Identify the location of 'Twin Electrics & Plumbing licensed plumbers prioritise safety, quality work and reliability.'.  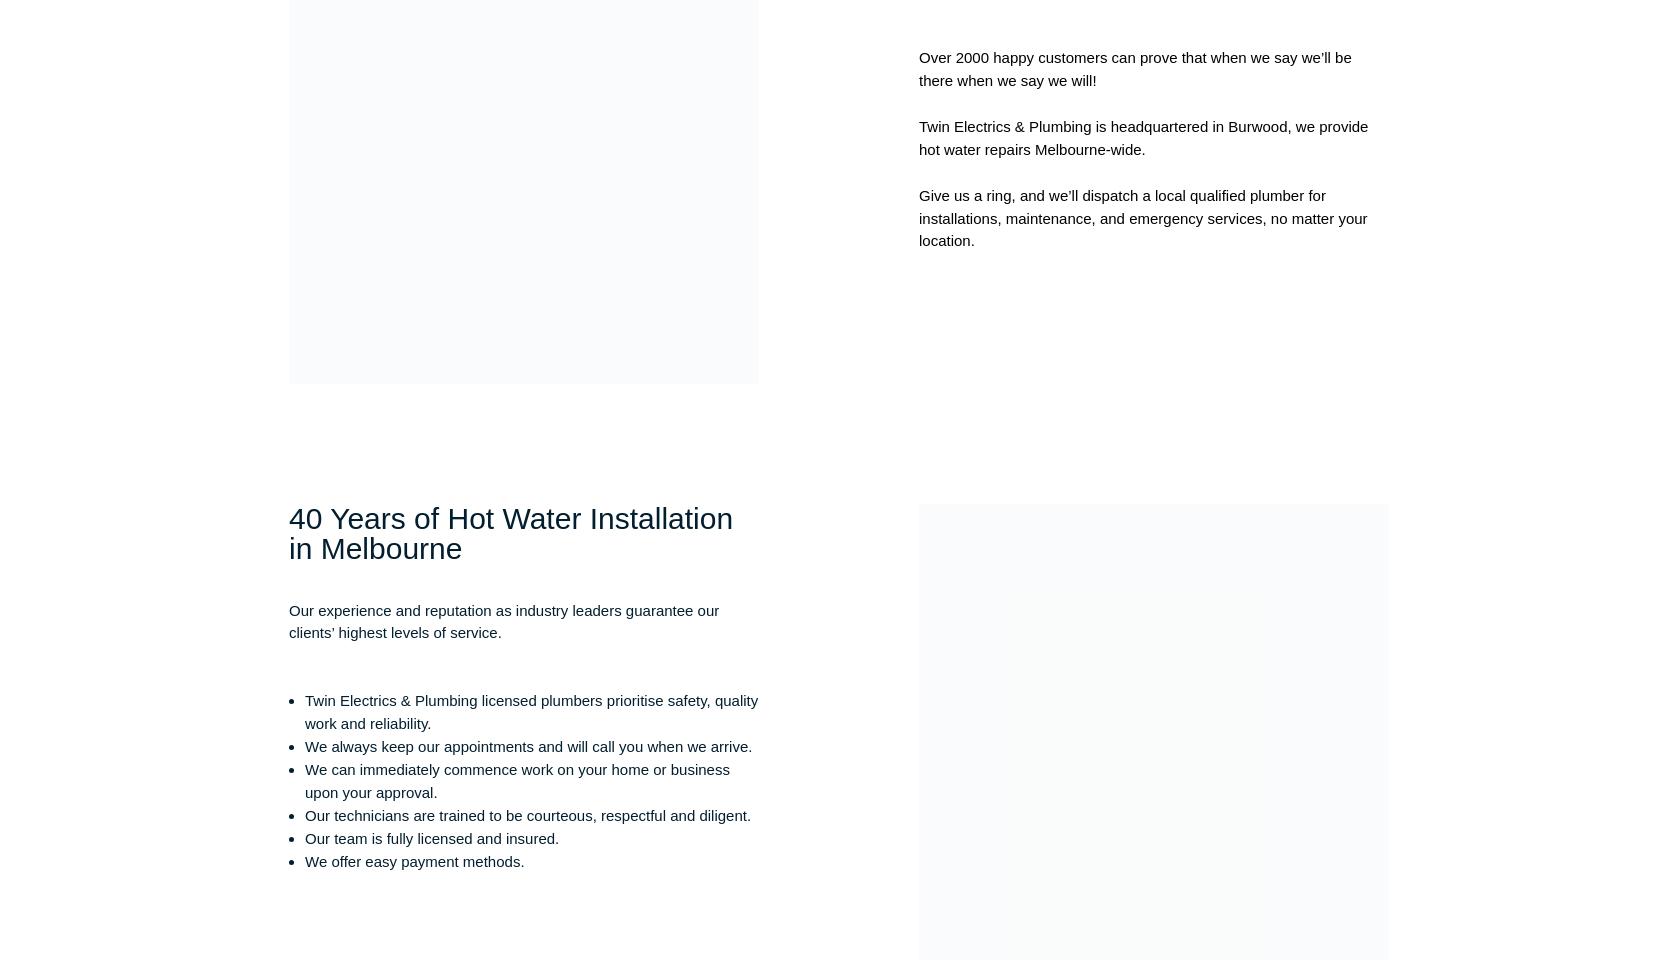
(530, 710).